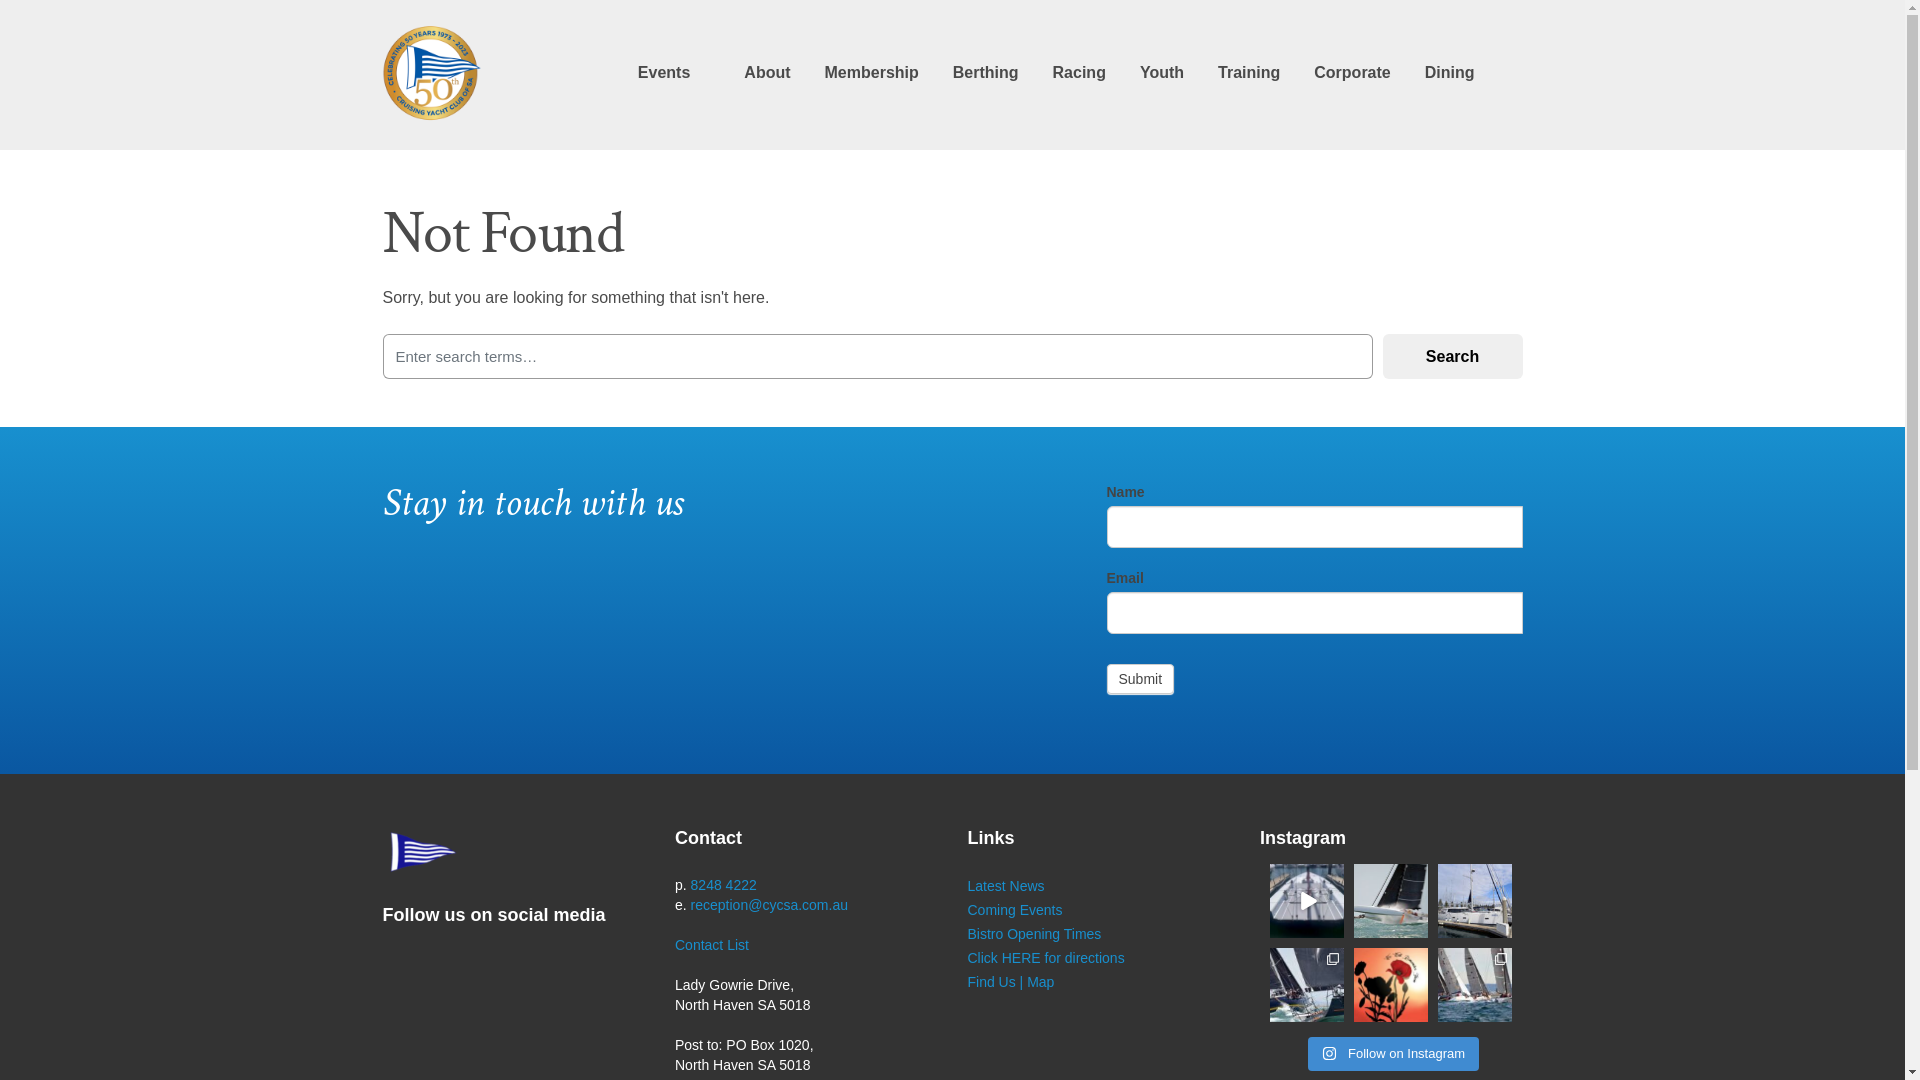  I want to click on 'Coming Events', so click(1015, 910).